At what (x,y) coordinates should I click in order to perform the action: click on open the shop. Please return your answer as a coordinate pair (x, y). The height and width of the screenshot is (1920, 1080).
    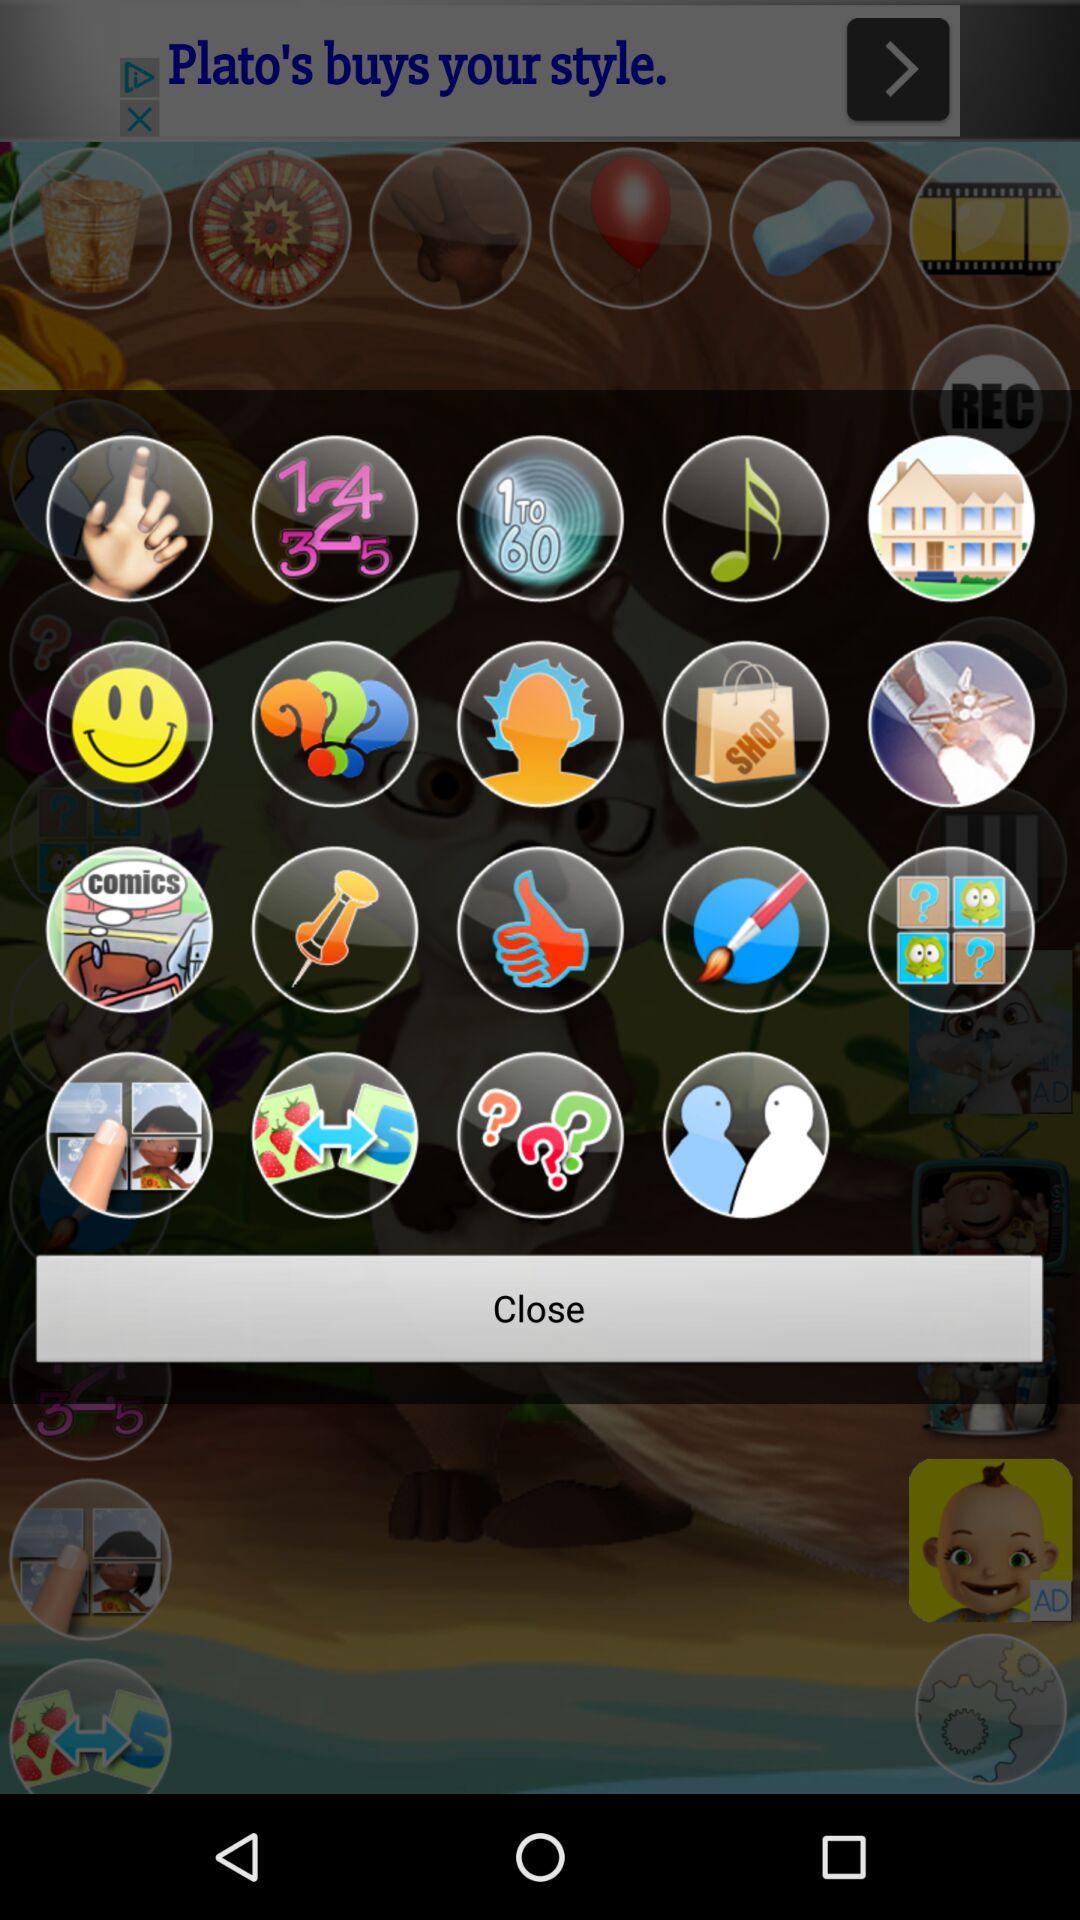
    Looking at the image, I should click on (745, 723).